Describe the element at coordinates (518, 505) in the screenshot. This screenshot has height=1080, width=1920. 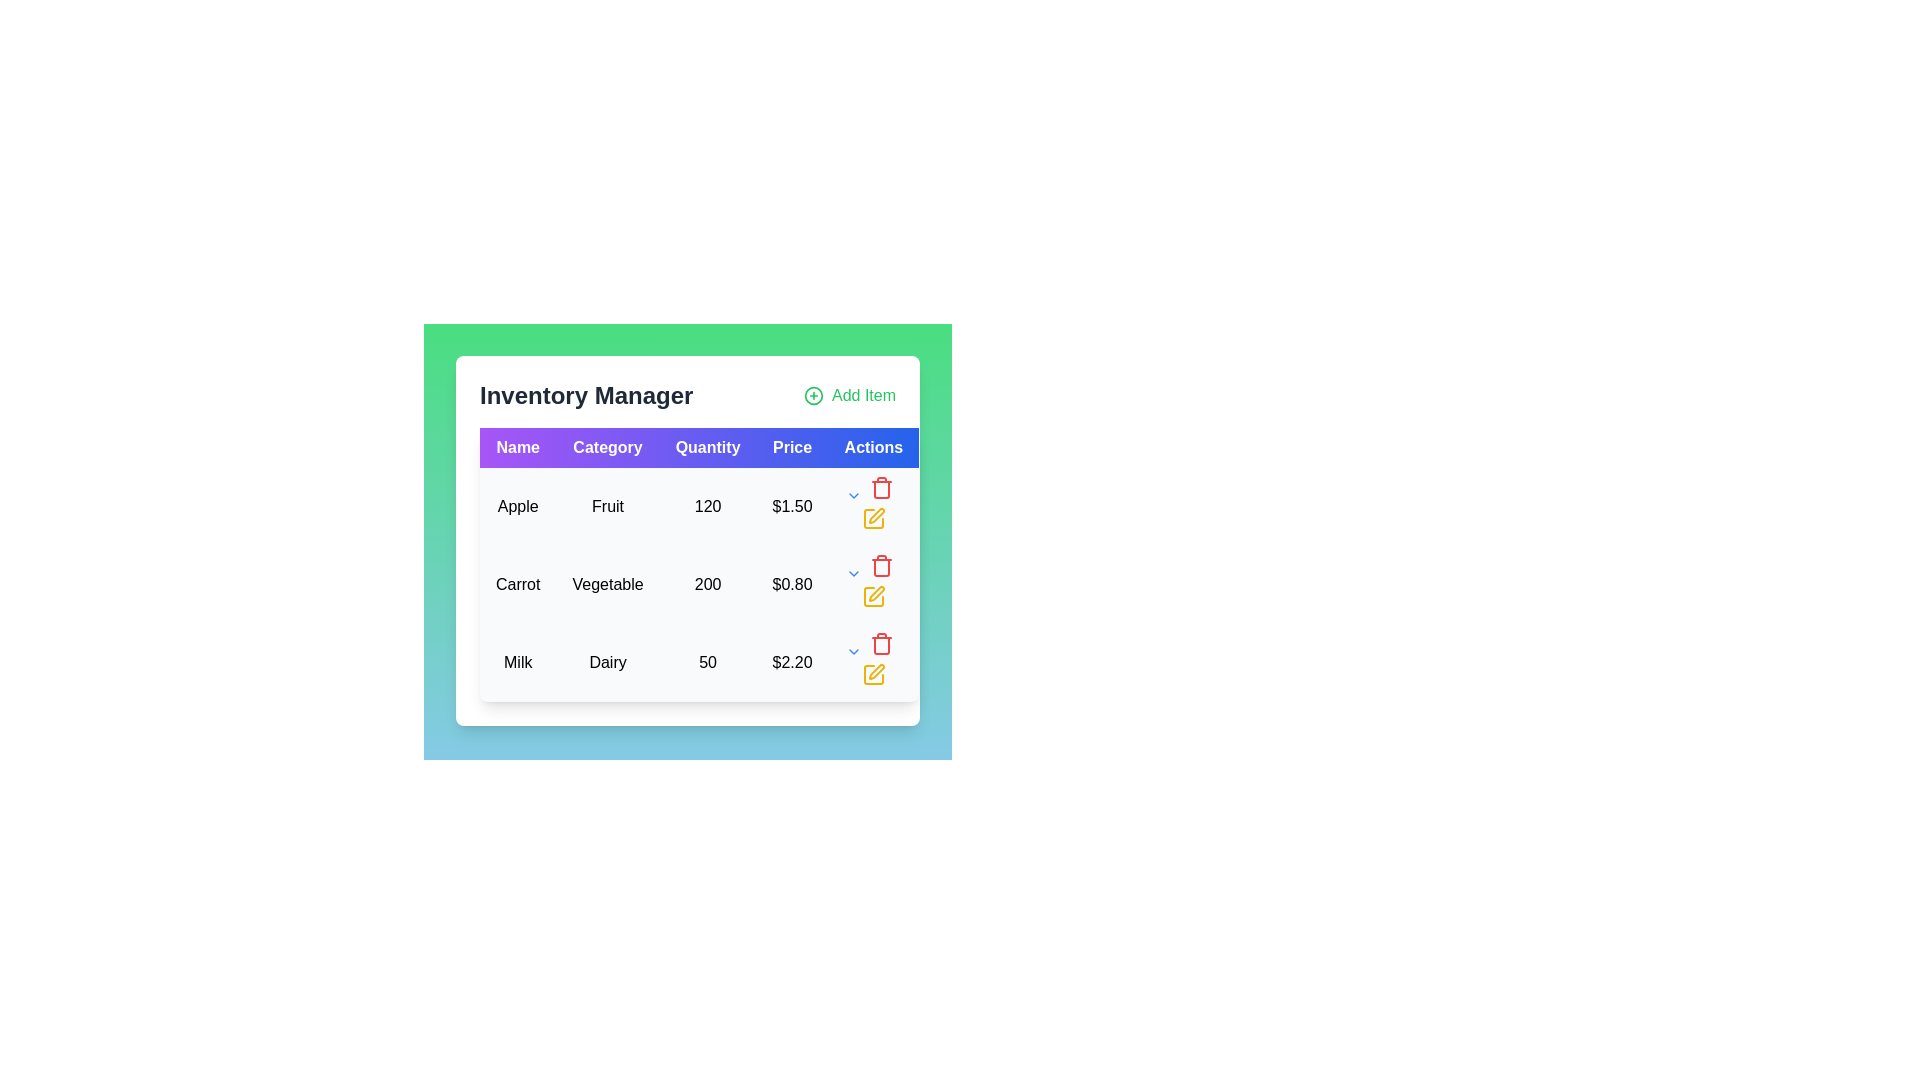
I see `the text label representing the name of an item in the inventory table, located in the first row under the 'Name' column, adjacent to the 'Category' column with the text 'Fruit'` at that location.